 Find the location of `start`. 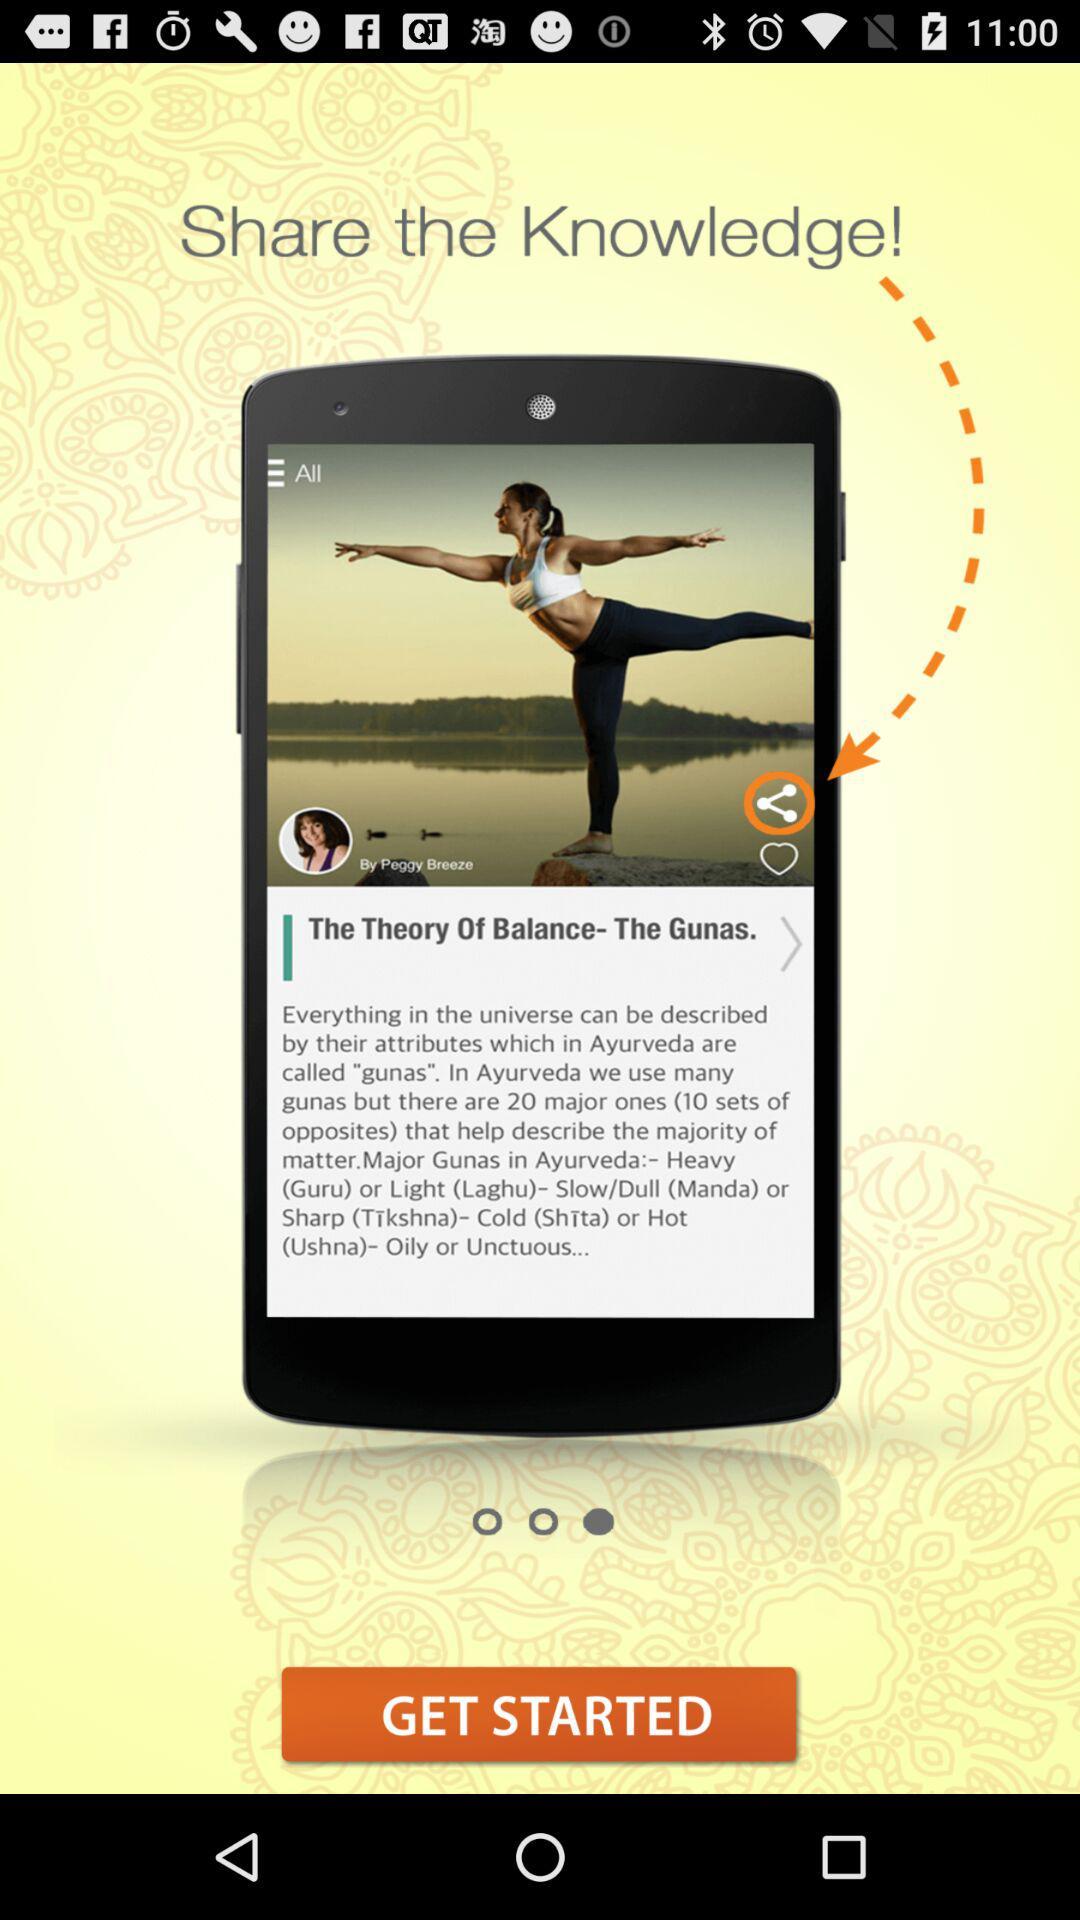

start is located at coordinates (540, 1714).